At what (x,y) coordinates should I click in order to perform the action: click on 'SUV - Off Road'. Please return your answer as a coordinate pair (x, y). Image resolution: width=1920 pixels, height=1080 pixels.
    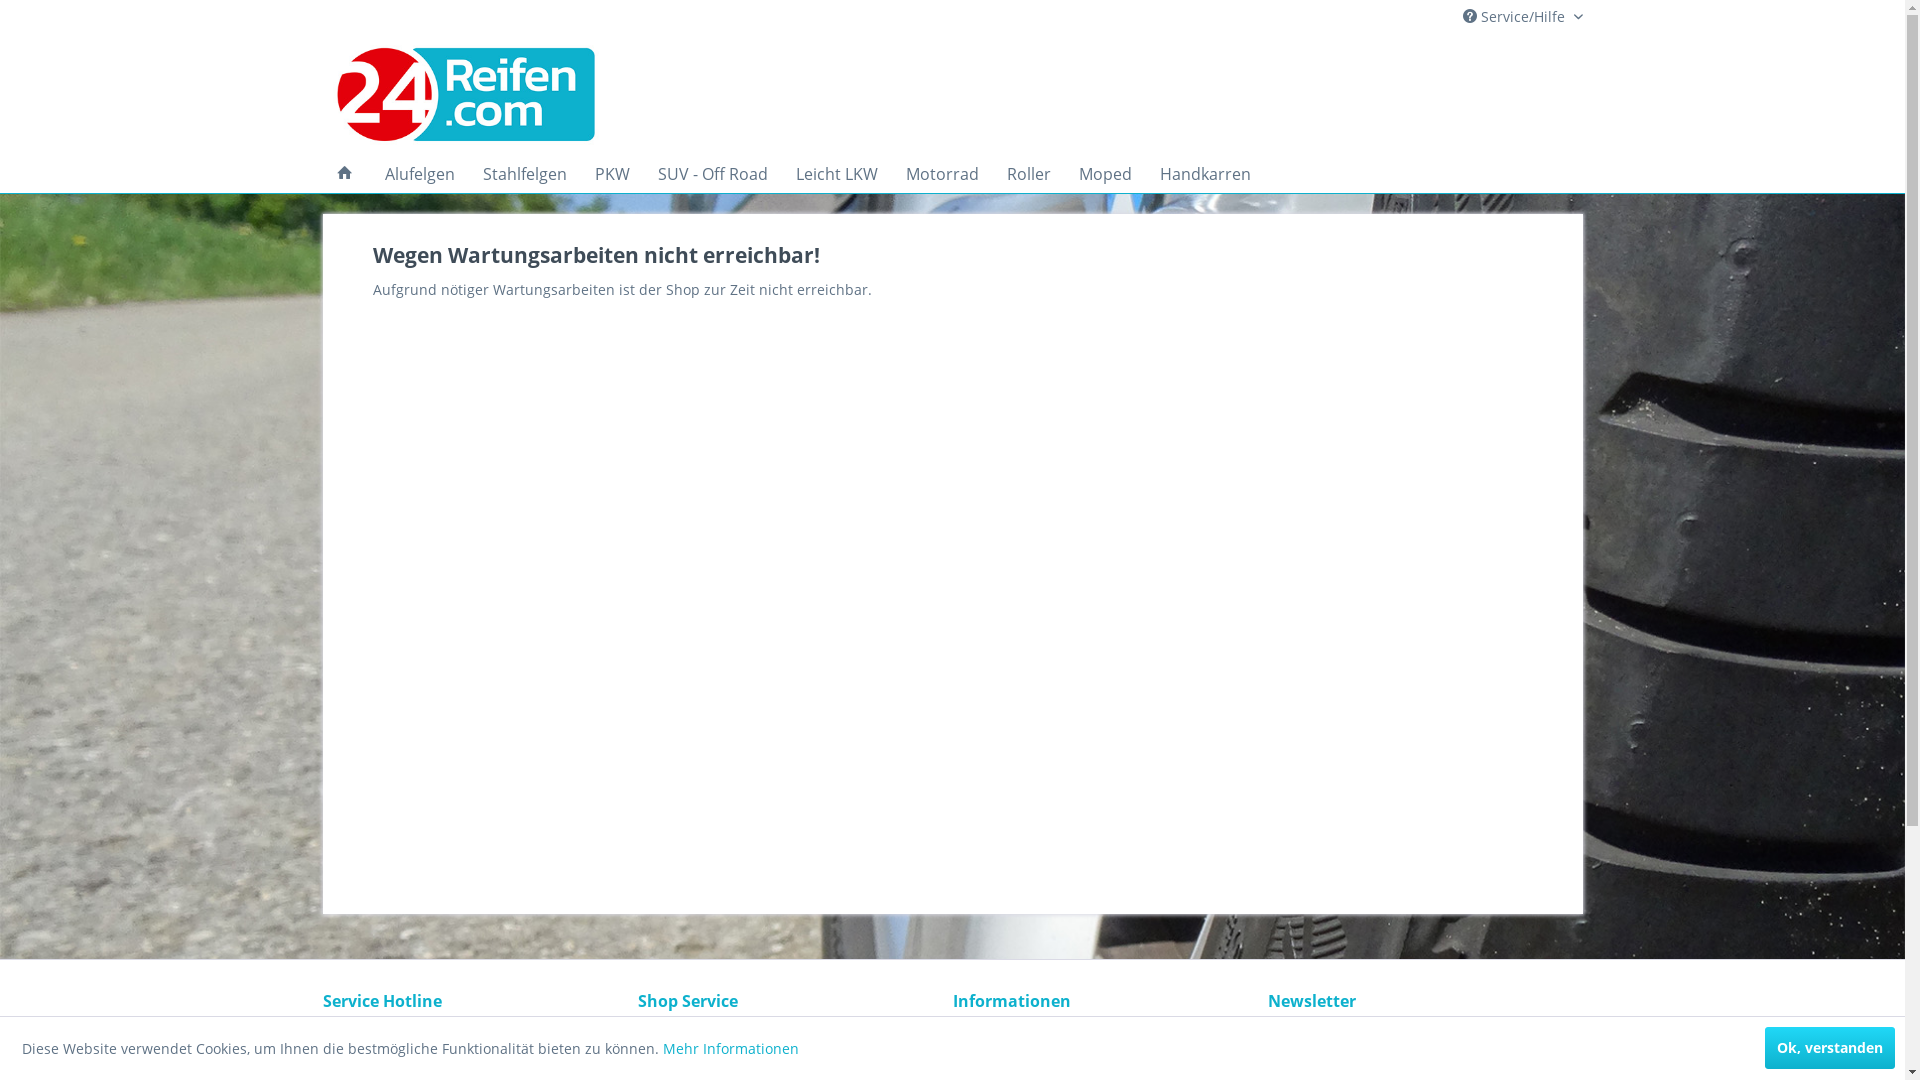
    Looking at the image, I should click on (713, 172).